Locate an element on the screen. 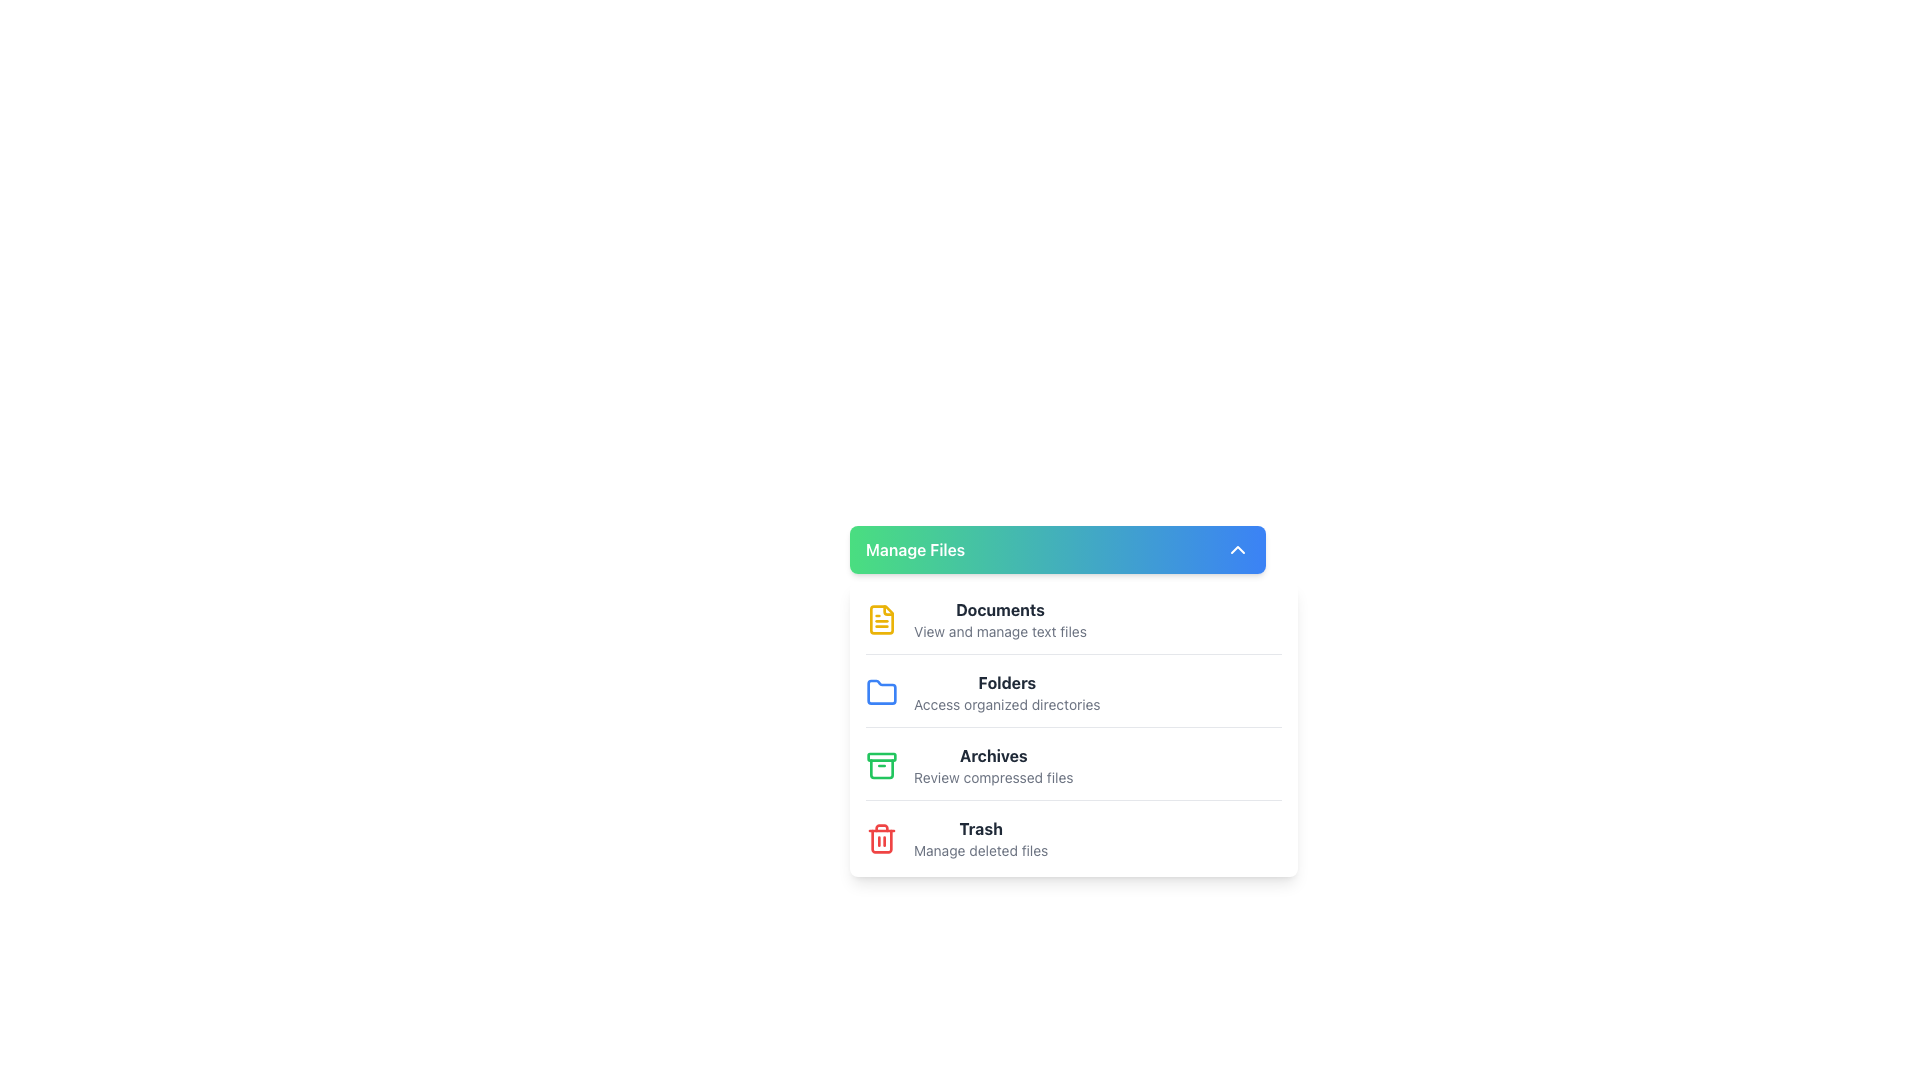  the 'Manage Files' interactive button using keyboard navigation by targeting the center of the button is located at coordinates (1056, 550).